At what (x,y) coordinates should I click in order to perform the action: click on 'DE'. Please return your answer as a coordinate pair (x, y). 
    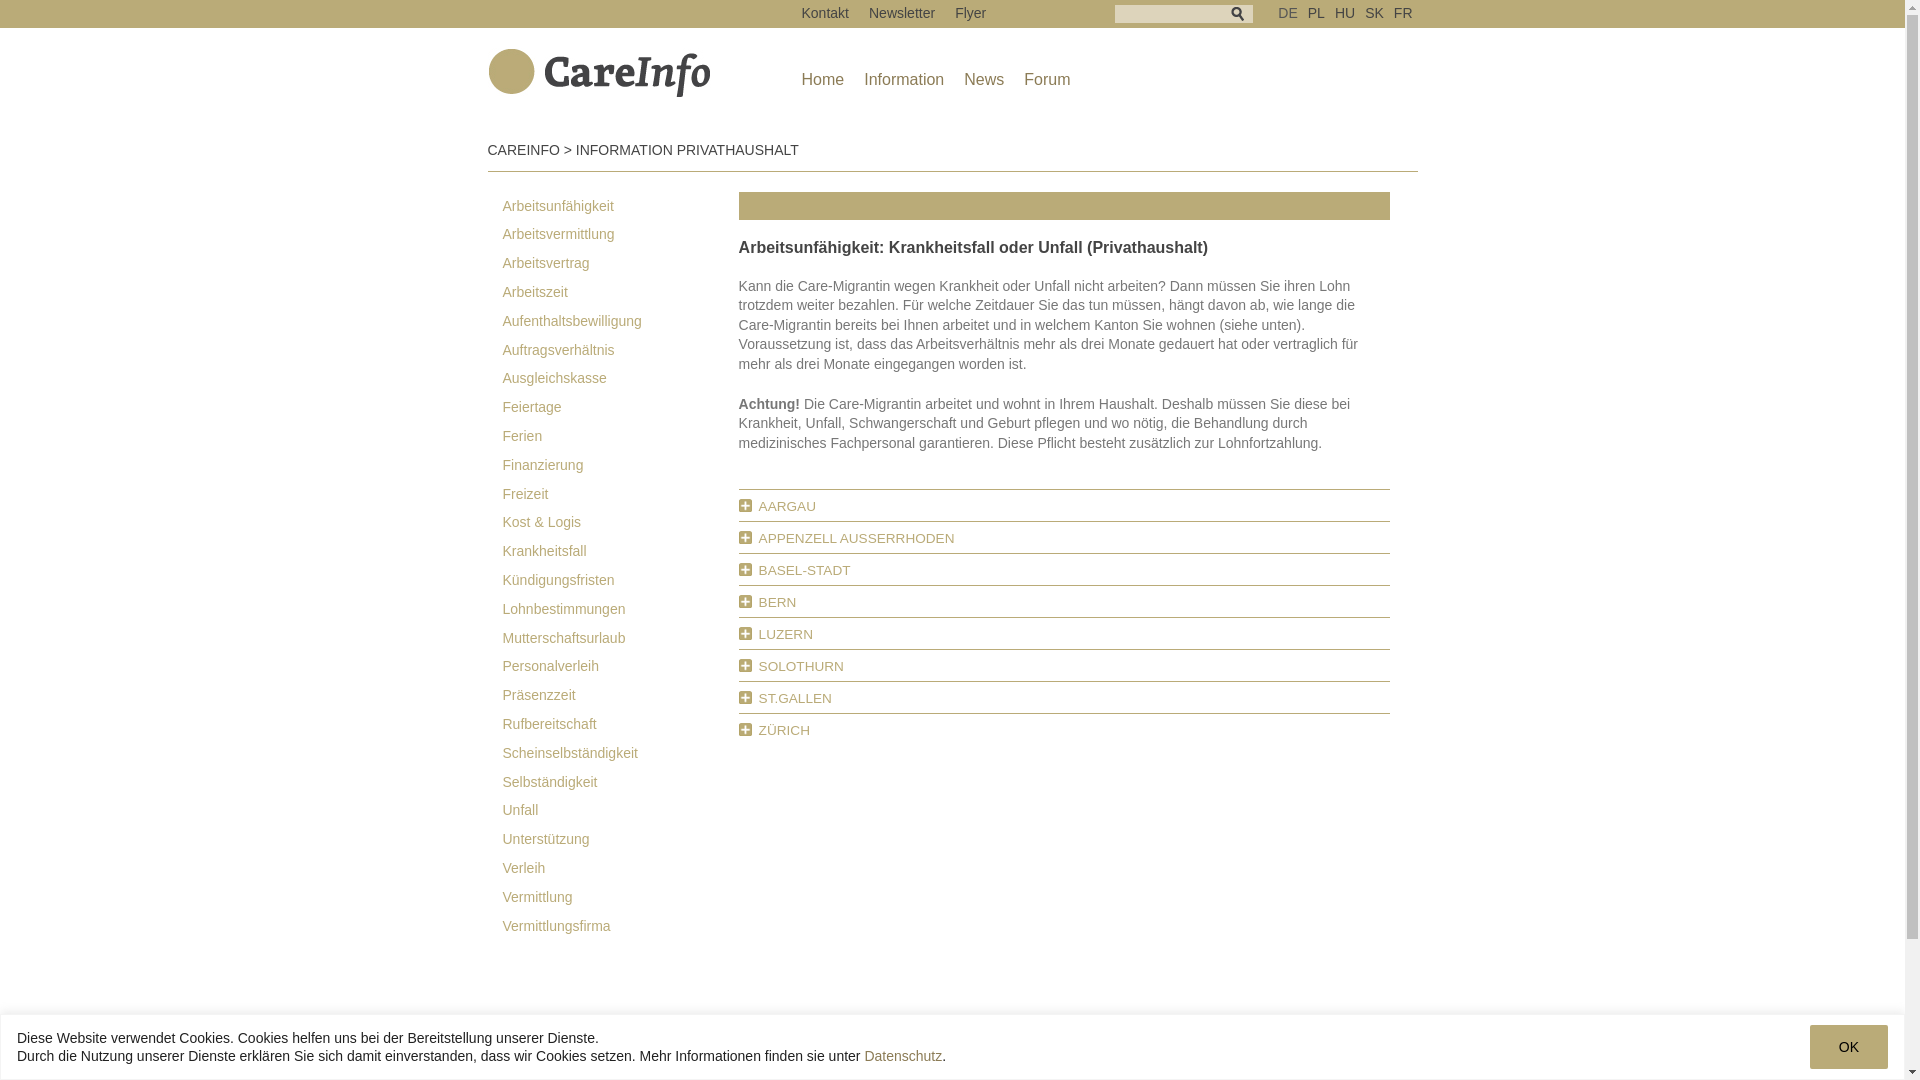
    Looking at the image, I should click on (1287, 12).